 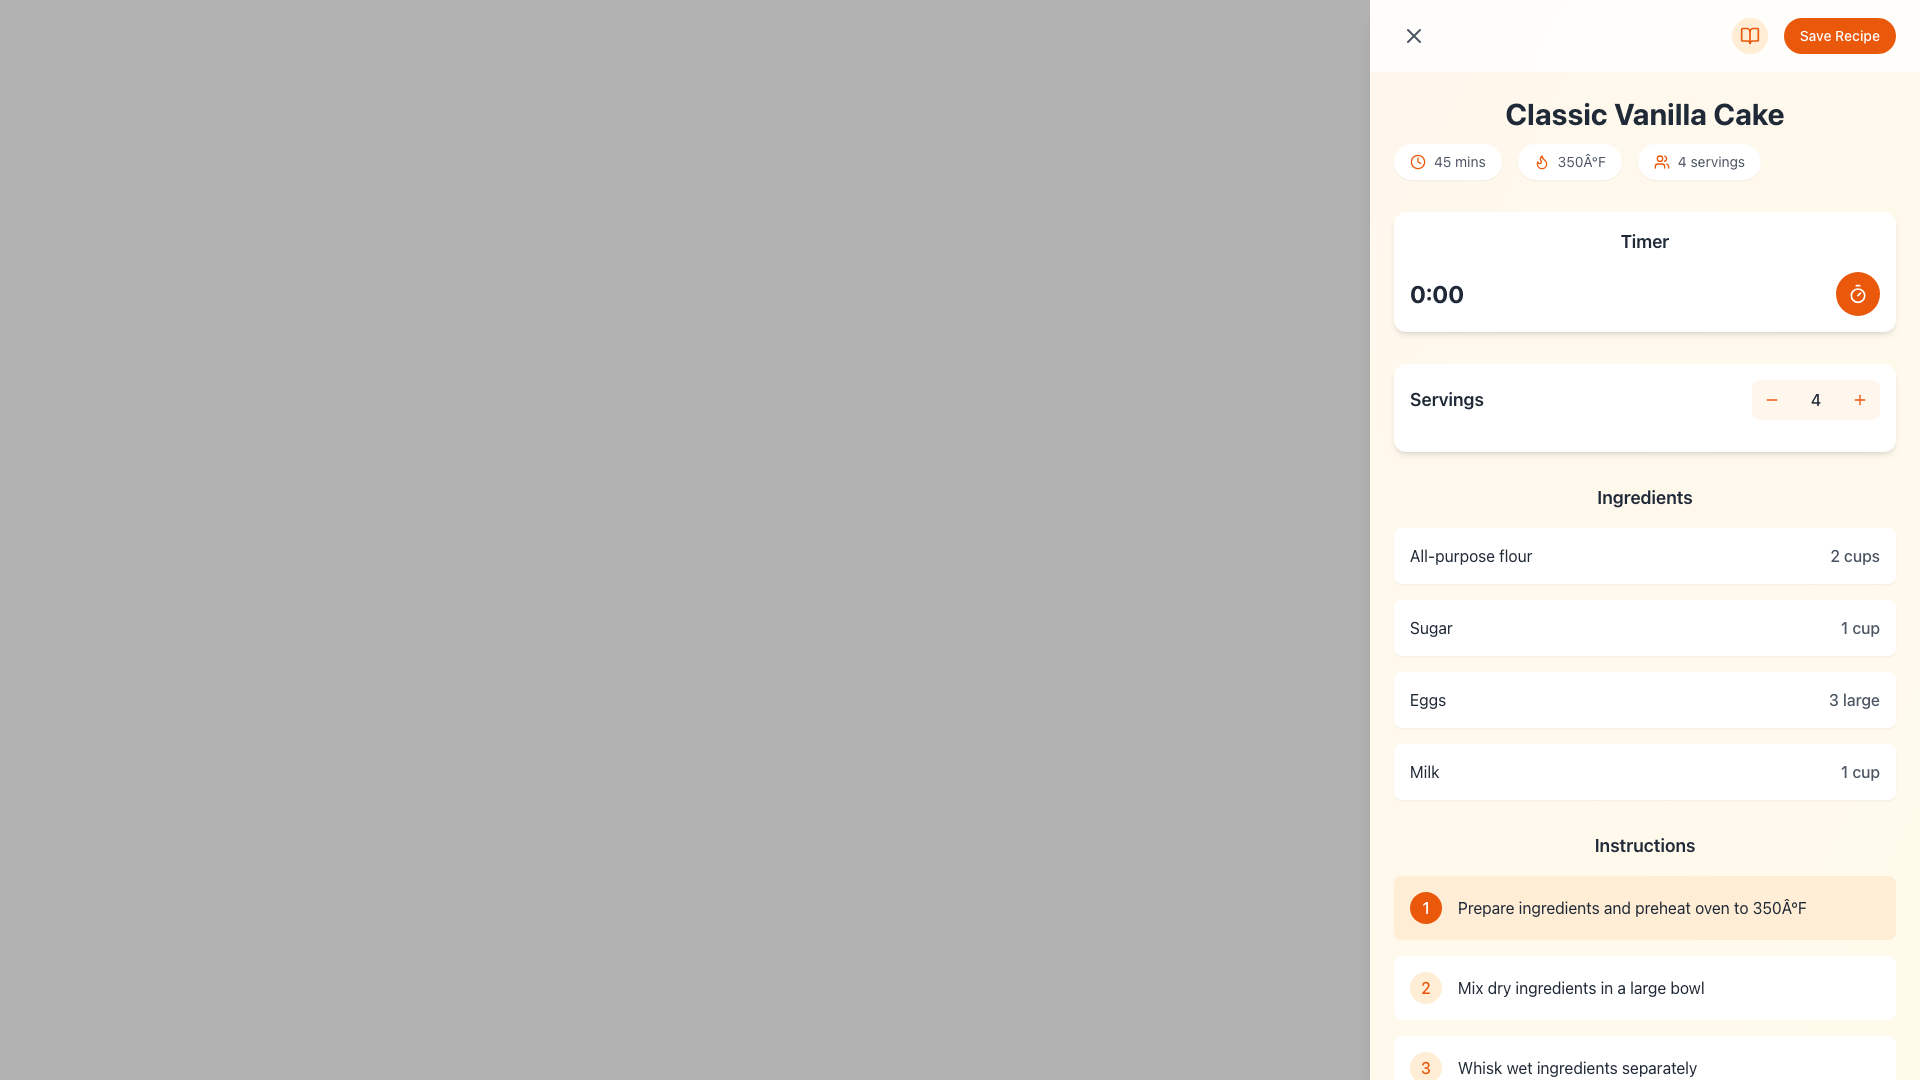 I want to click on the informational label displaying the preparation or cooking time for the recipe, located to the left of '350°F' and '4 servings', below the 'Classic Vanilla Cake' header, so click(x=1447, y=161).